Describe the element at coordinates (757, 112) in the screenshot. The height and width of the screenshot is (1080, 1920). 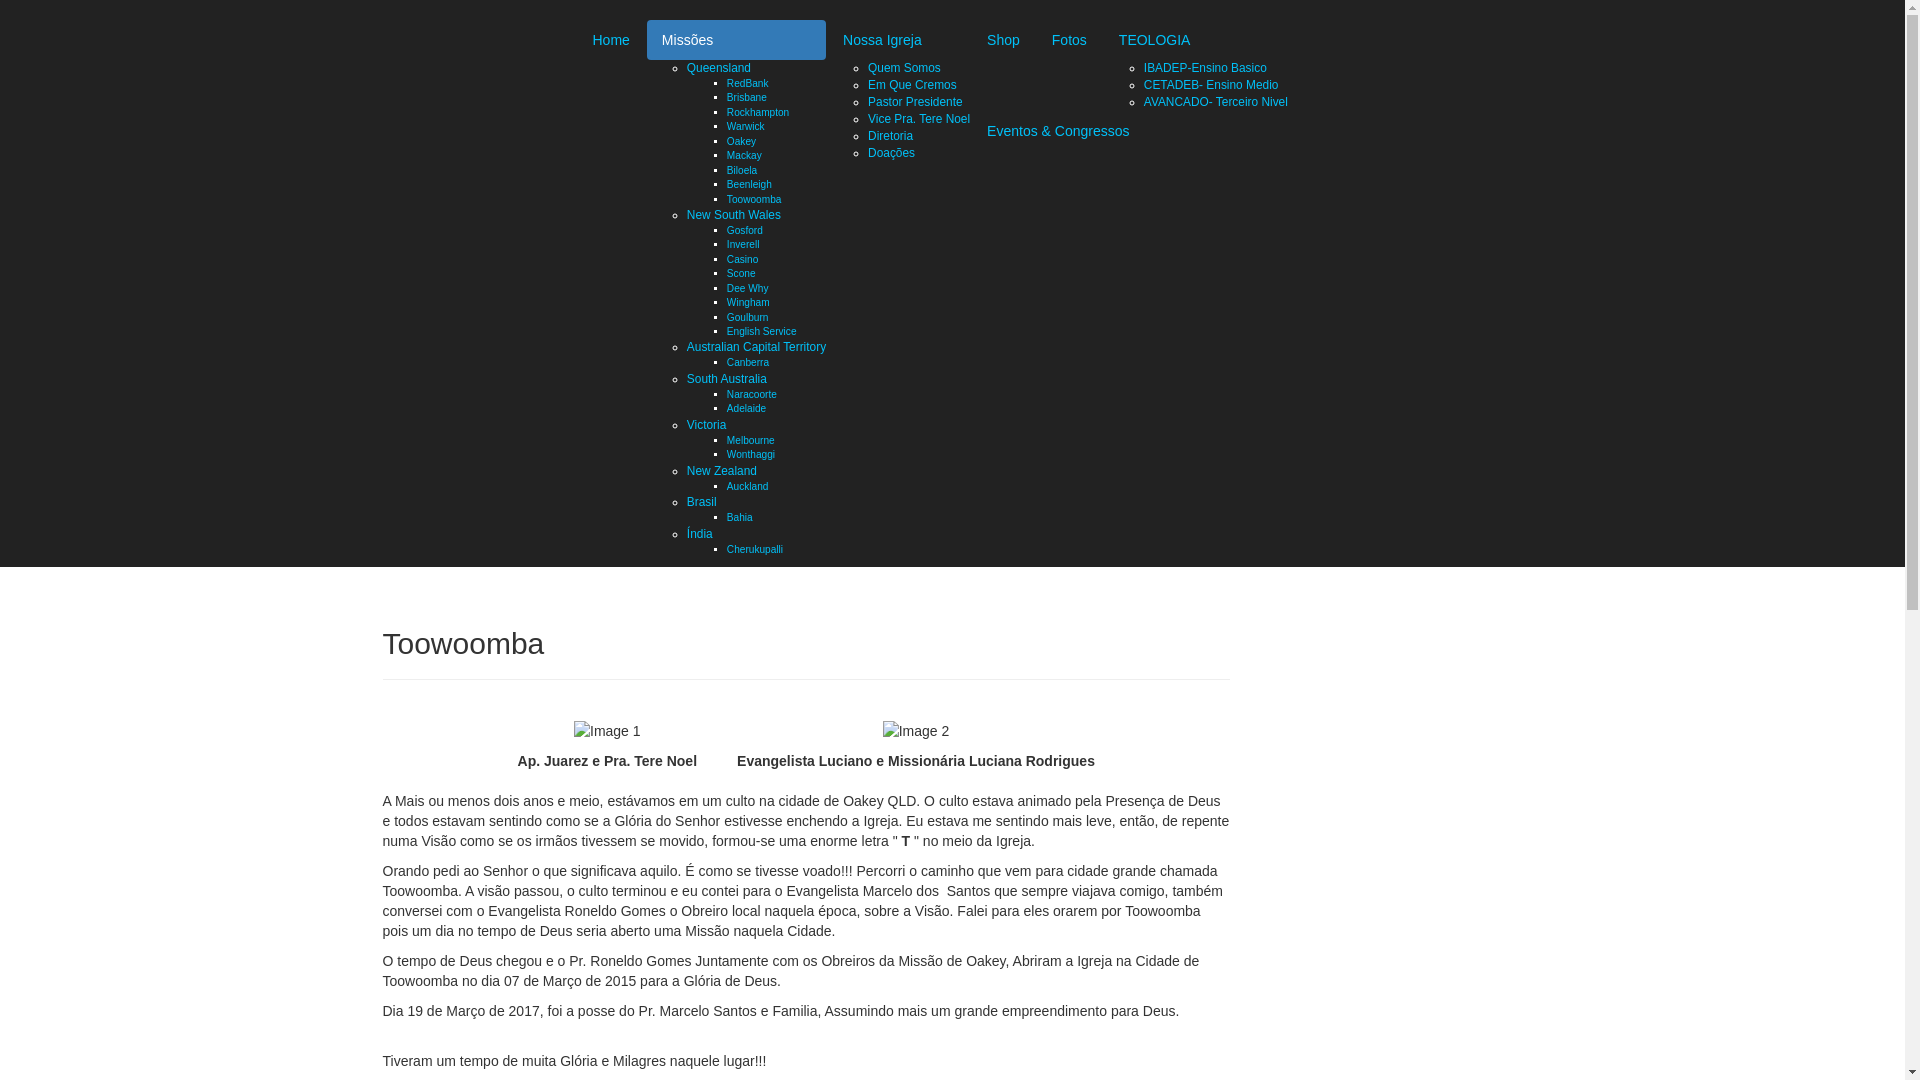
I see `'Rockhampton'` at that location.